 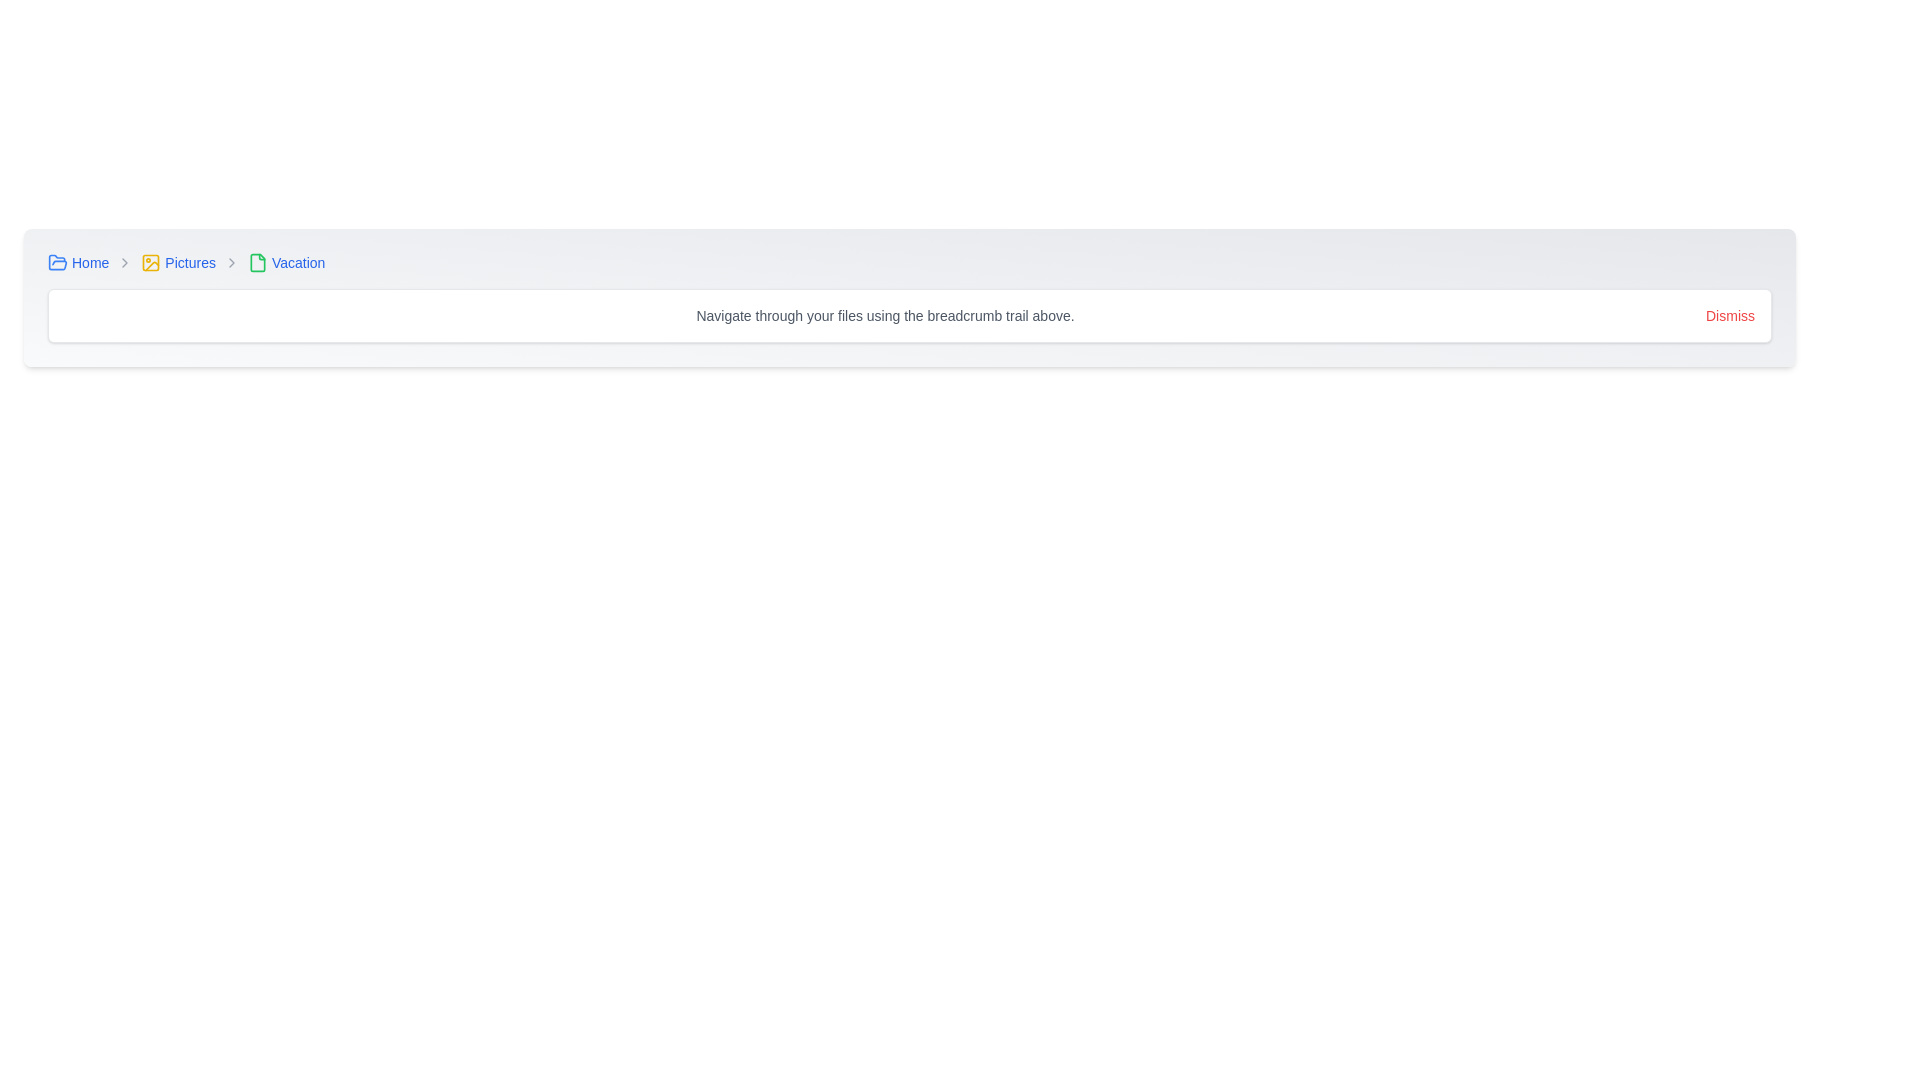 I want to click on the icon representing the associated file or folder in the breadcrumb navigation bar, which precedes the clickable text 'Vacation', so click(x=256, y=261).